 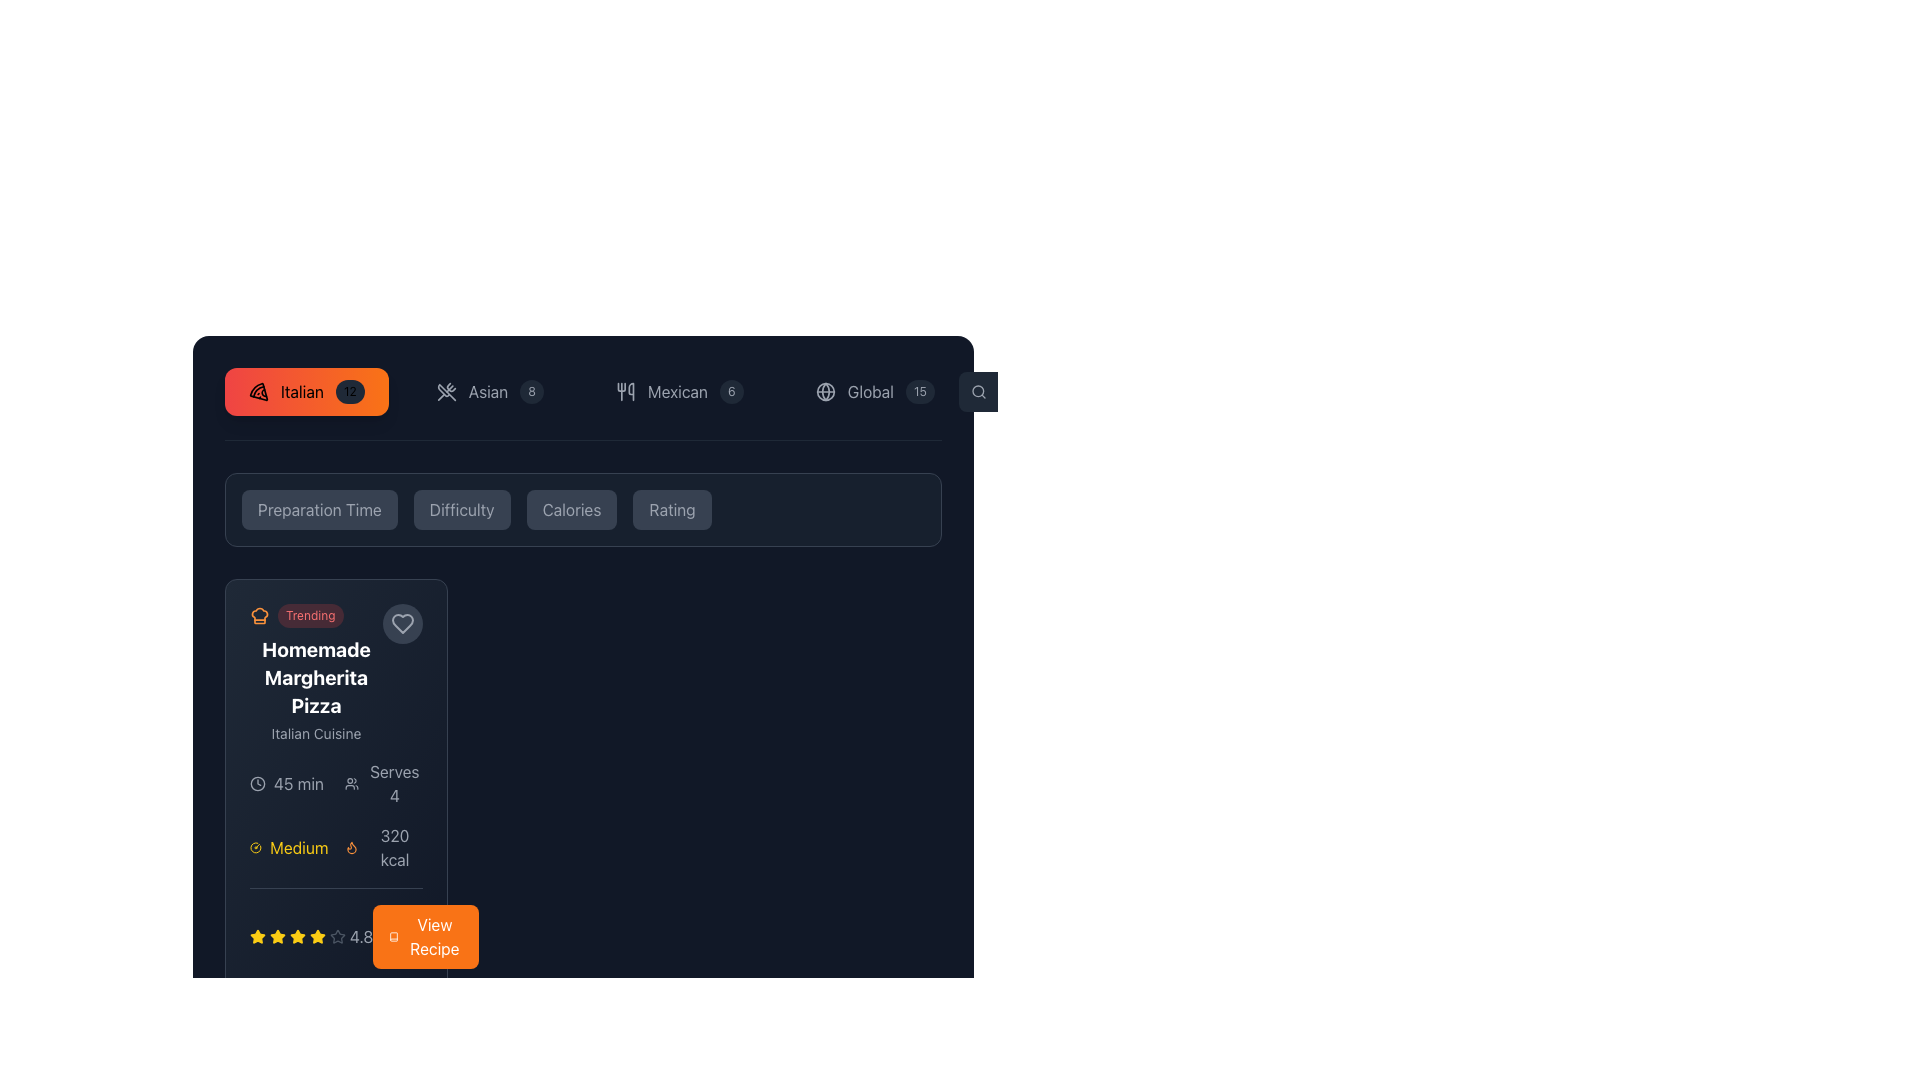 I want to click on the featured recipe card for 'Homemade Margherita Pizza' located in the top-left section of the grid view under the 'Italian' tab, so click(x=315, y=674).